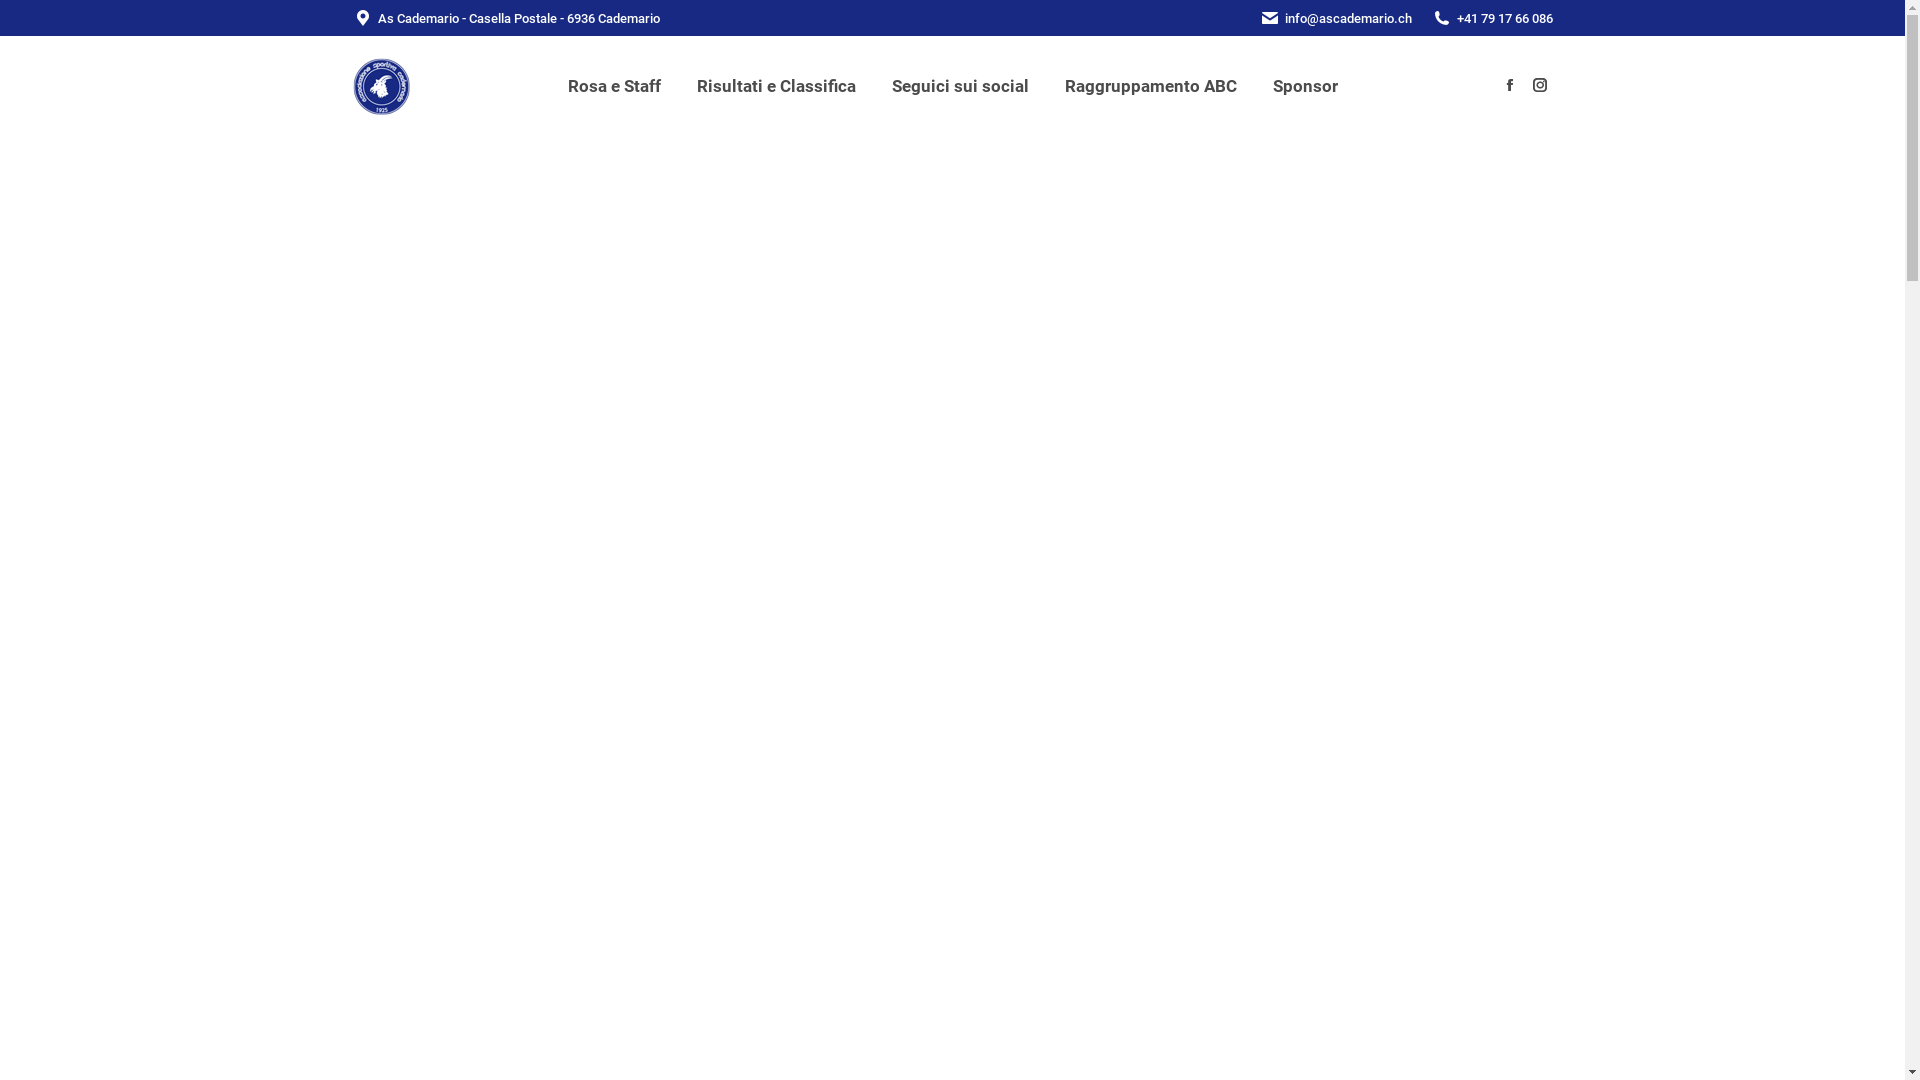 This screenshot has height=1080, width=1920. Describe the element at coordinates (563, 84) in the screenshot. I see `'Rosa e Staff'` at that location.